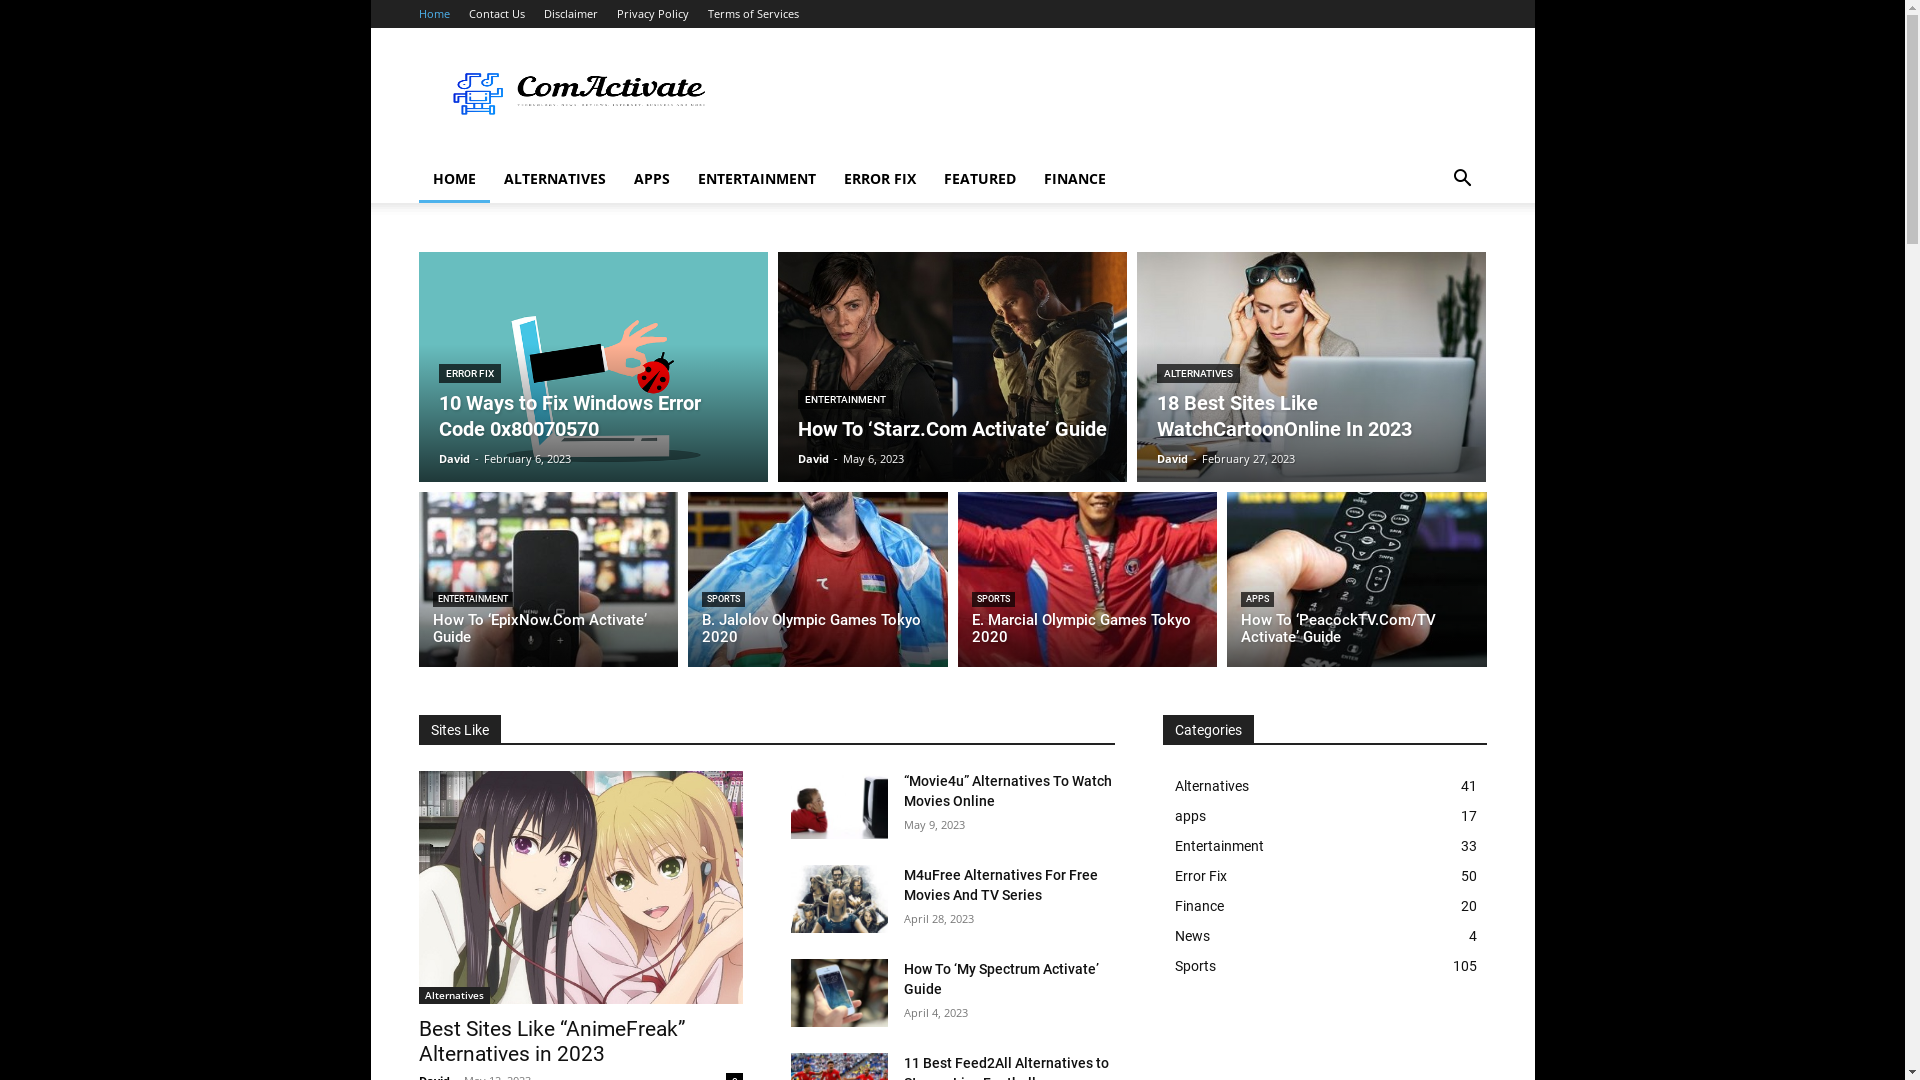 This screenshot has width=1920, height=1080. Describe the element at coordinates (722, 598) in the screenshot. I see `'SPORTS'` at that location.